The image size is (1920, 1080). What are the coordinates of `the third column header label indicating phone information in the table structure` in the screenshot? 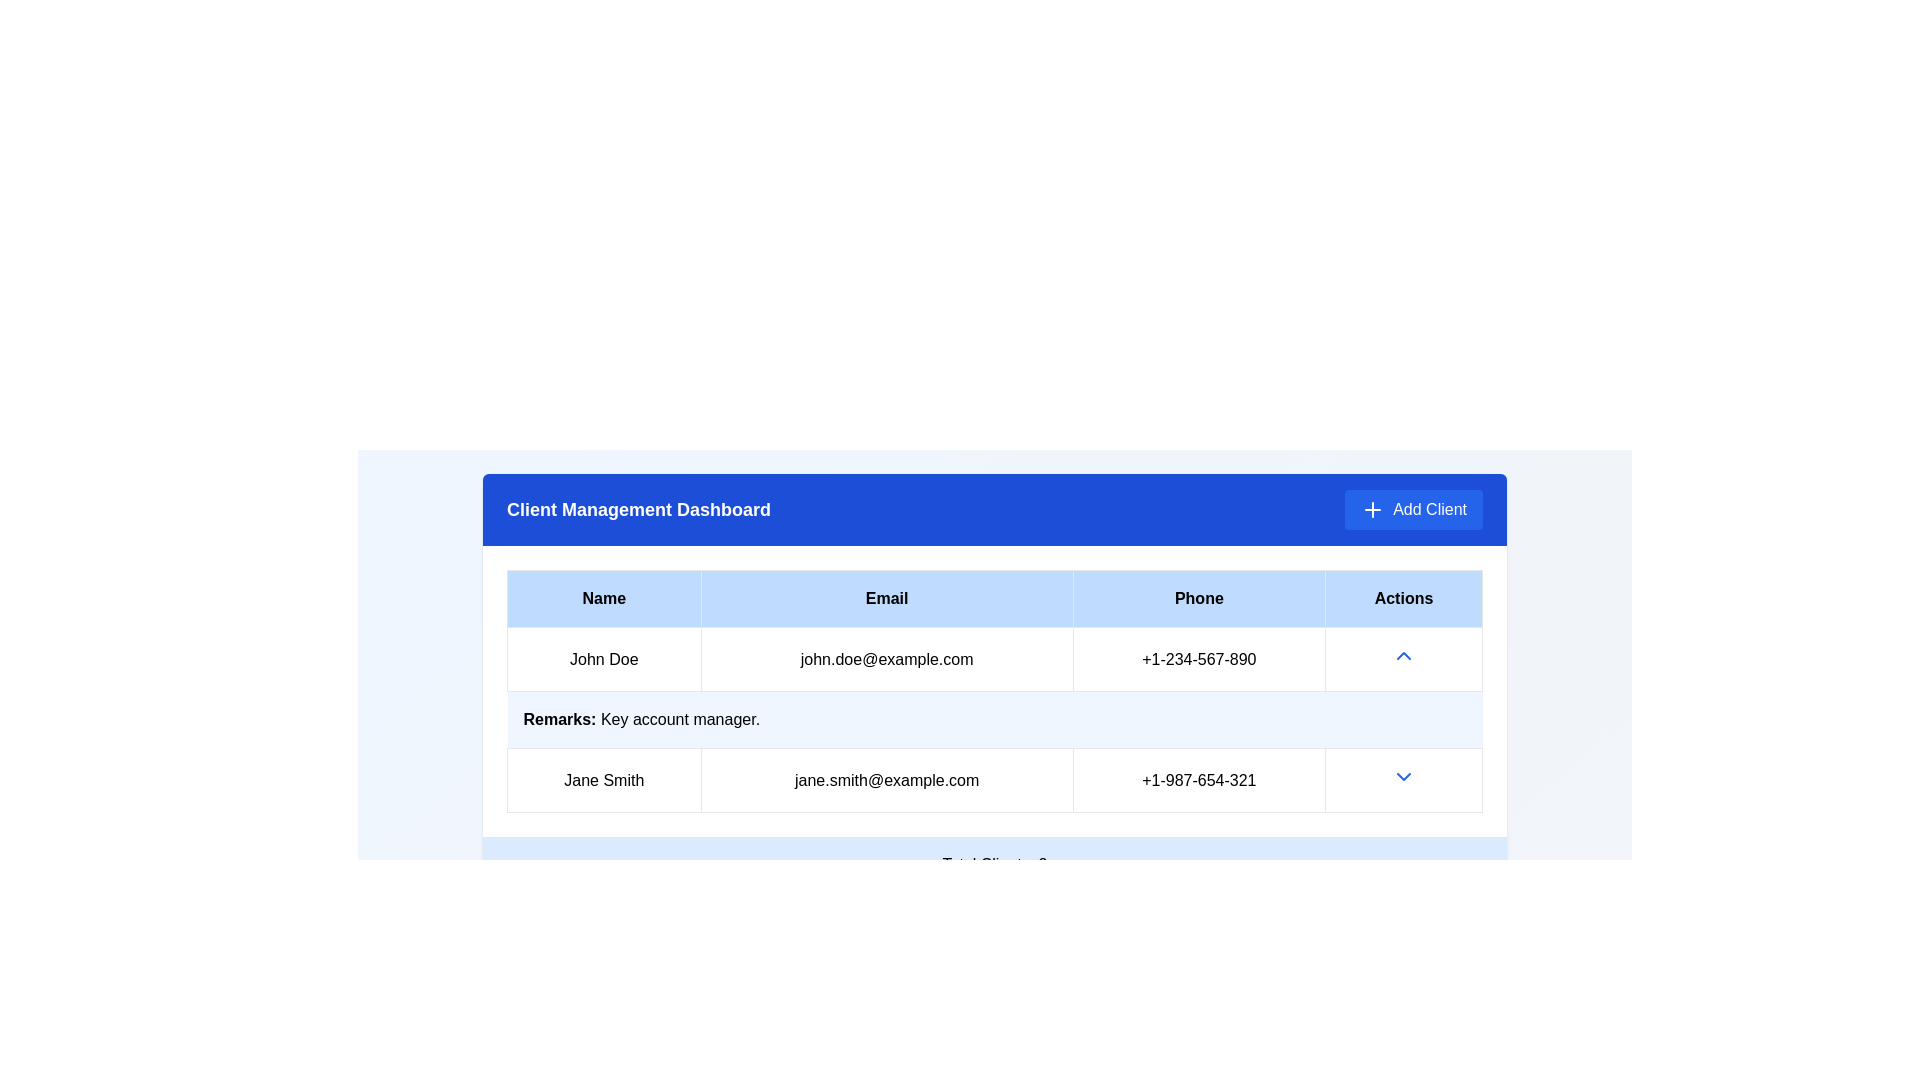 It's located at (1199, 597).